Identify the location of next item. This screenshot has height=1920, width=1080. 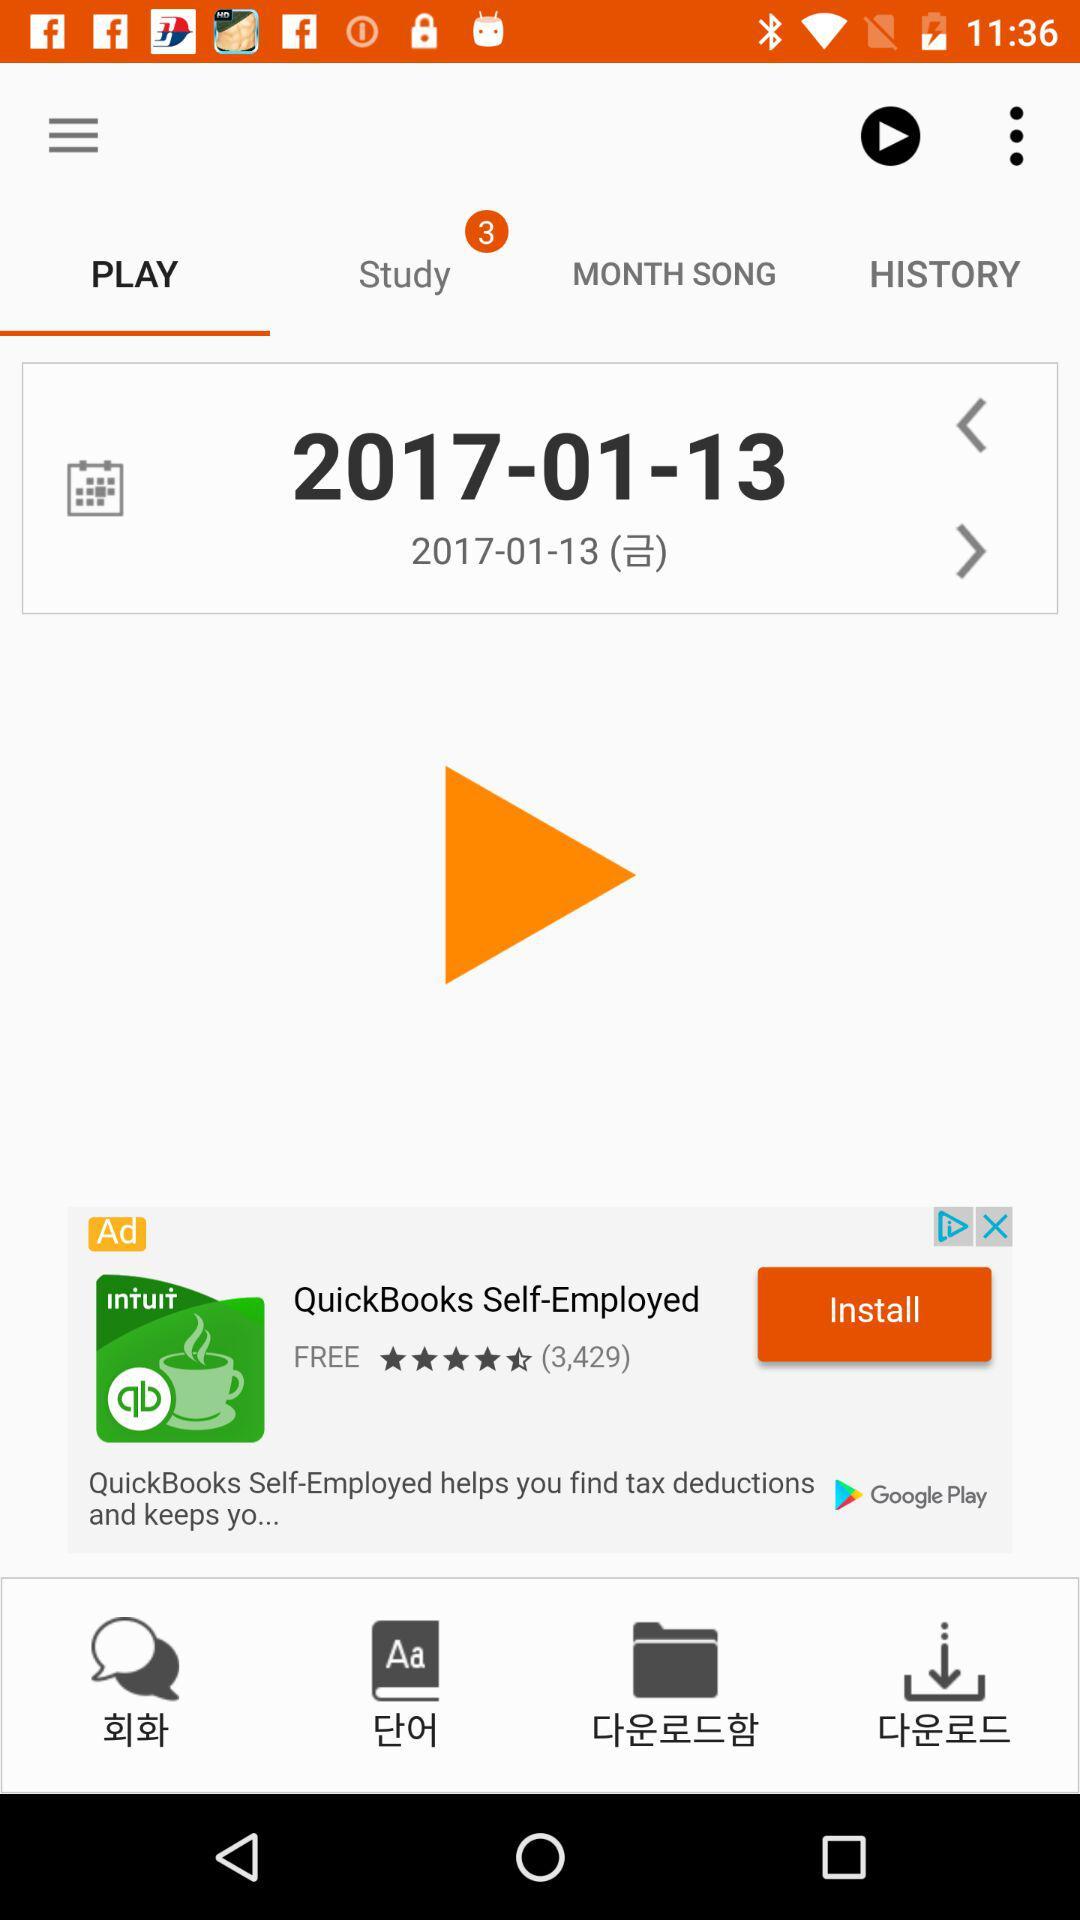
(970, 551).